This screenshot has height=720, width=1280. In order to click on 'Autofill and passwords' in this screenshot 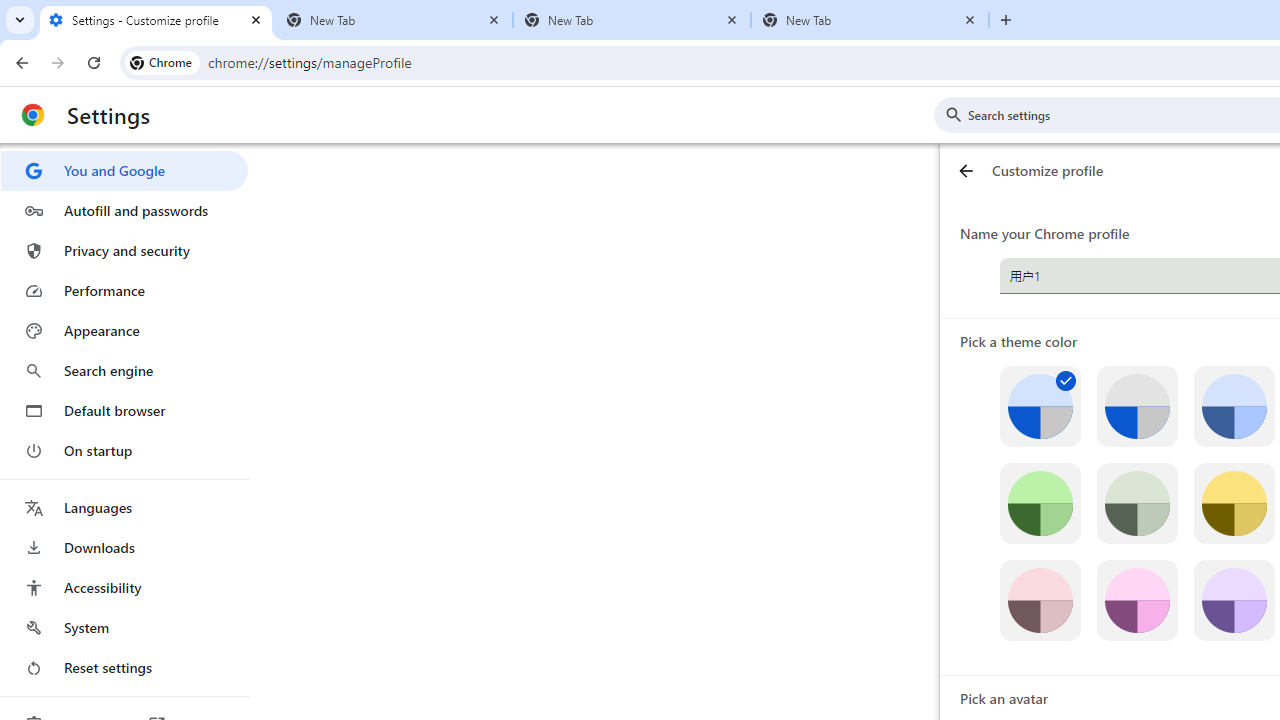, I will do `click(123, 210)`.